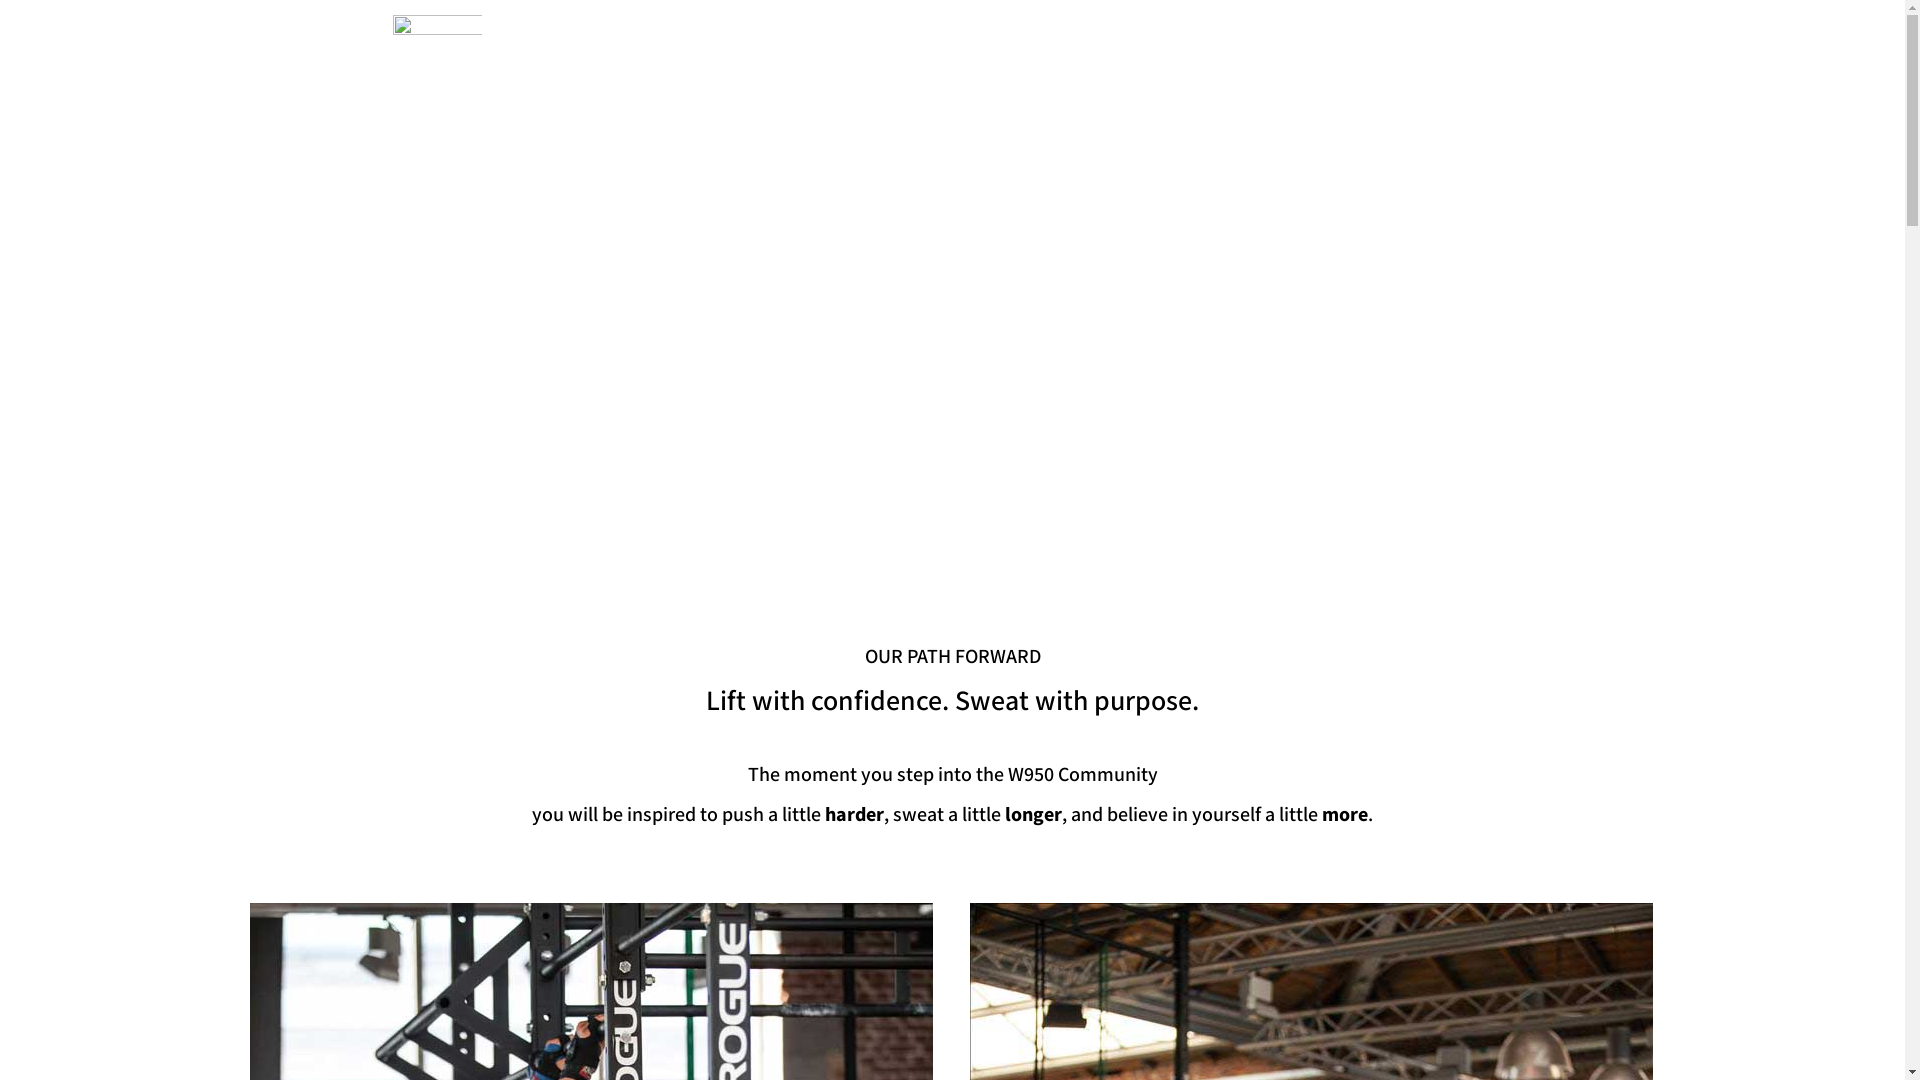  I want to click on 'JOIN US', so click(1448, 35).